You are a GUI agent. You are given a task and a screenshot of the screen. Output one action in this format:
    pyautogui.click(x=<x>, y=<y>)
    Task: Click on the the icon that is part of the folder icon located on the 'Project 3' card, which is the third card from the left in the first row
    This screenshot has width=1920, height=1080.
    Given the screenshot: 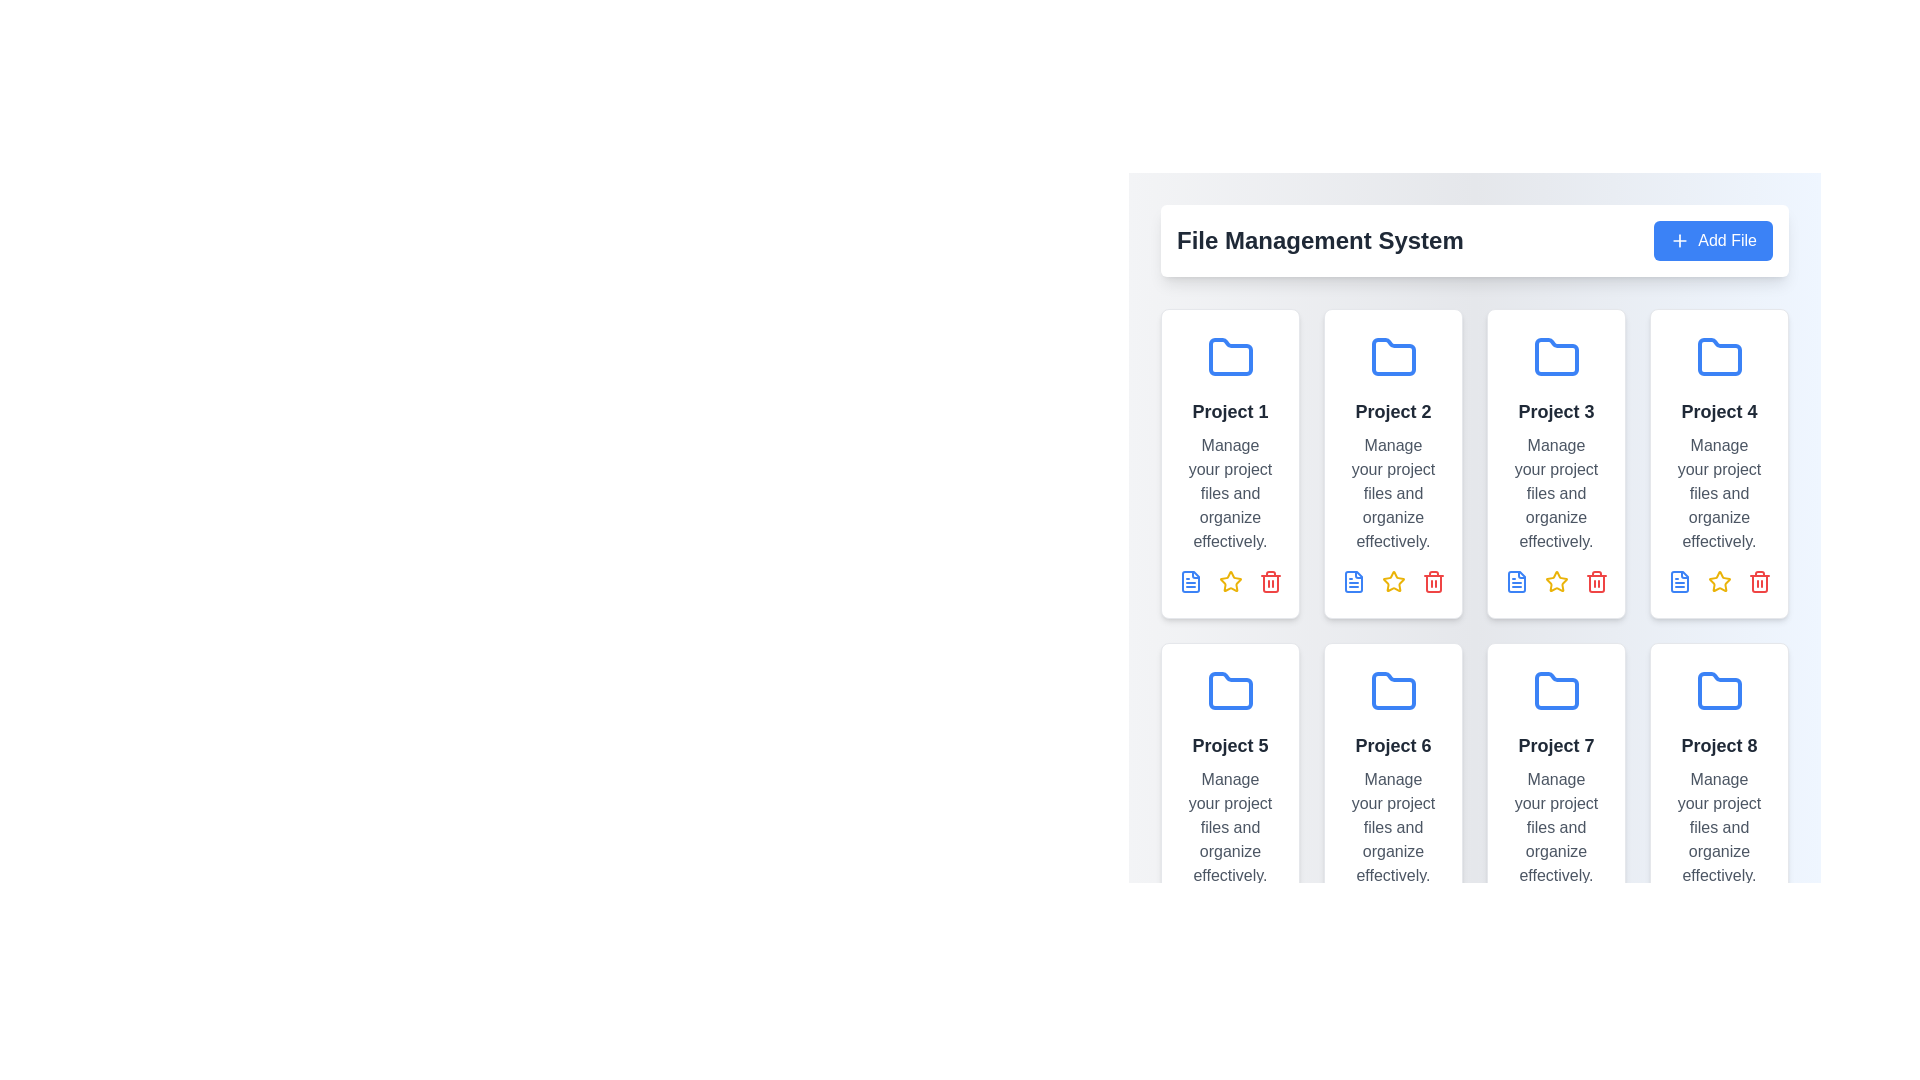 What is the action you would take?
    pyautogui.click(x=1555, y=356)
    